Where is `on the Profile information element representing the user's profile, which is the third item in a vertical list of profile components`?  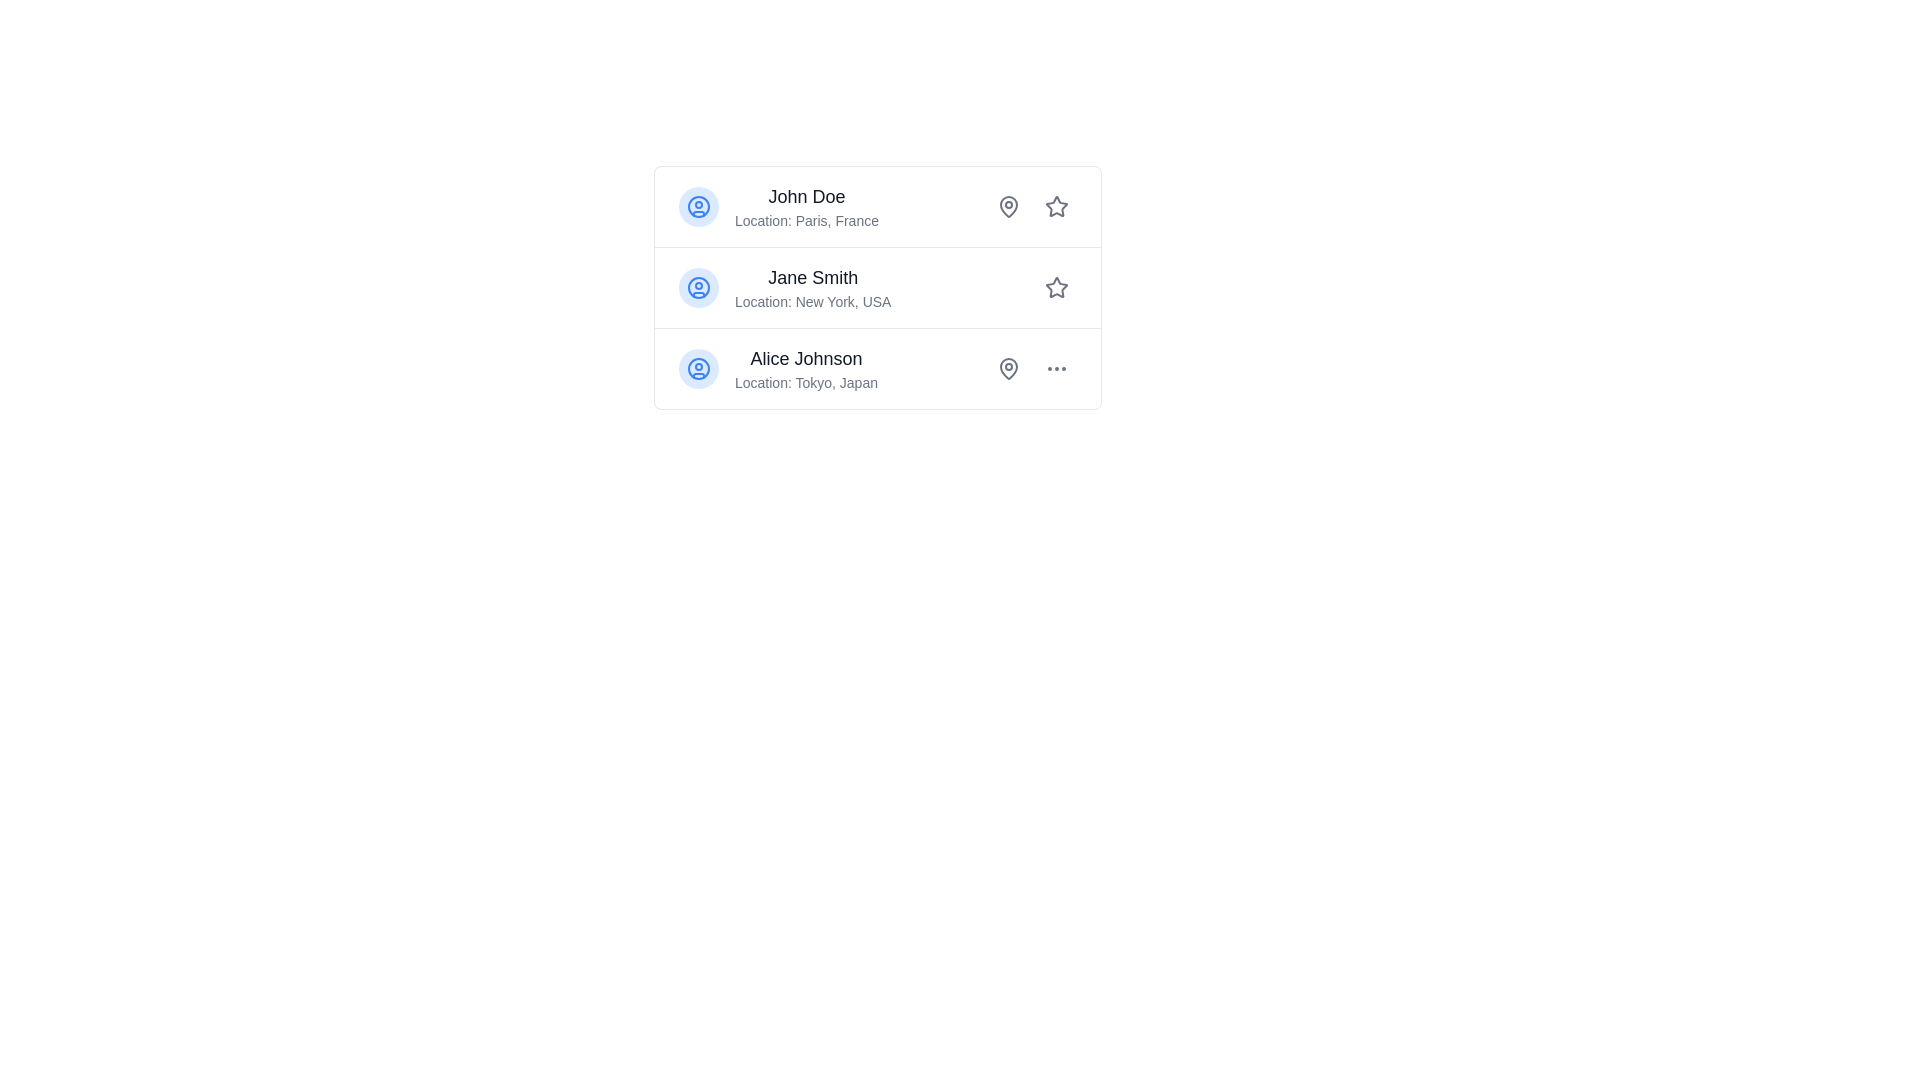
on the Profile information element representing the user's profile, which is the third item in a vertical list of profile components is located at coordinates (777, 369).